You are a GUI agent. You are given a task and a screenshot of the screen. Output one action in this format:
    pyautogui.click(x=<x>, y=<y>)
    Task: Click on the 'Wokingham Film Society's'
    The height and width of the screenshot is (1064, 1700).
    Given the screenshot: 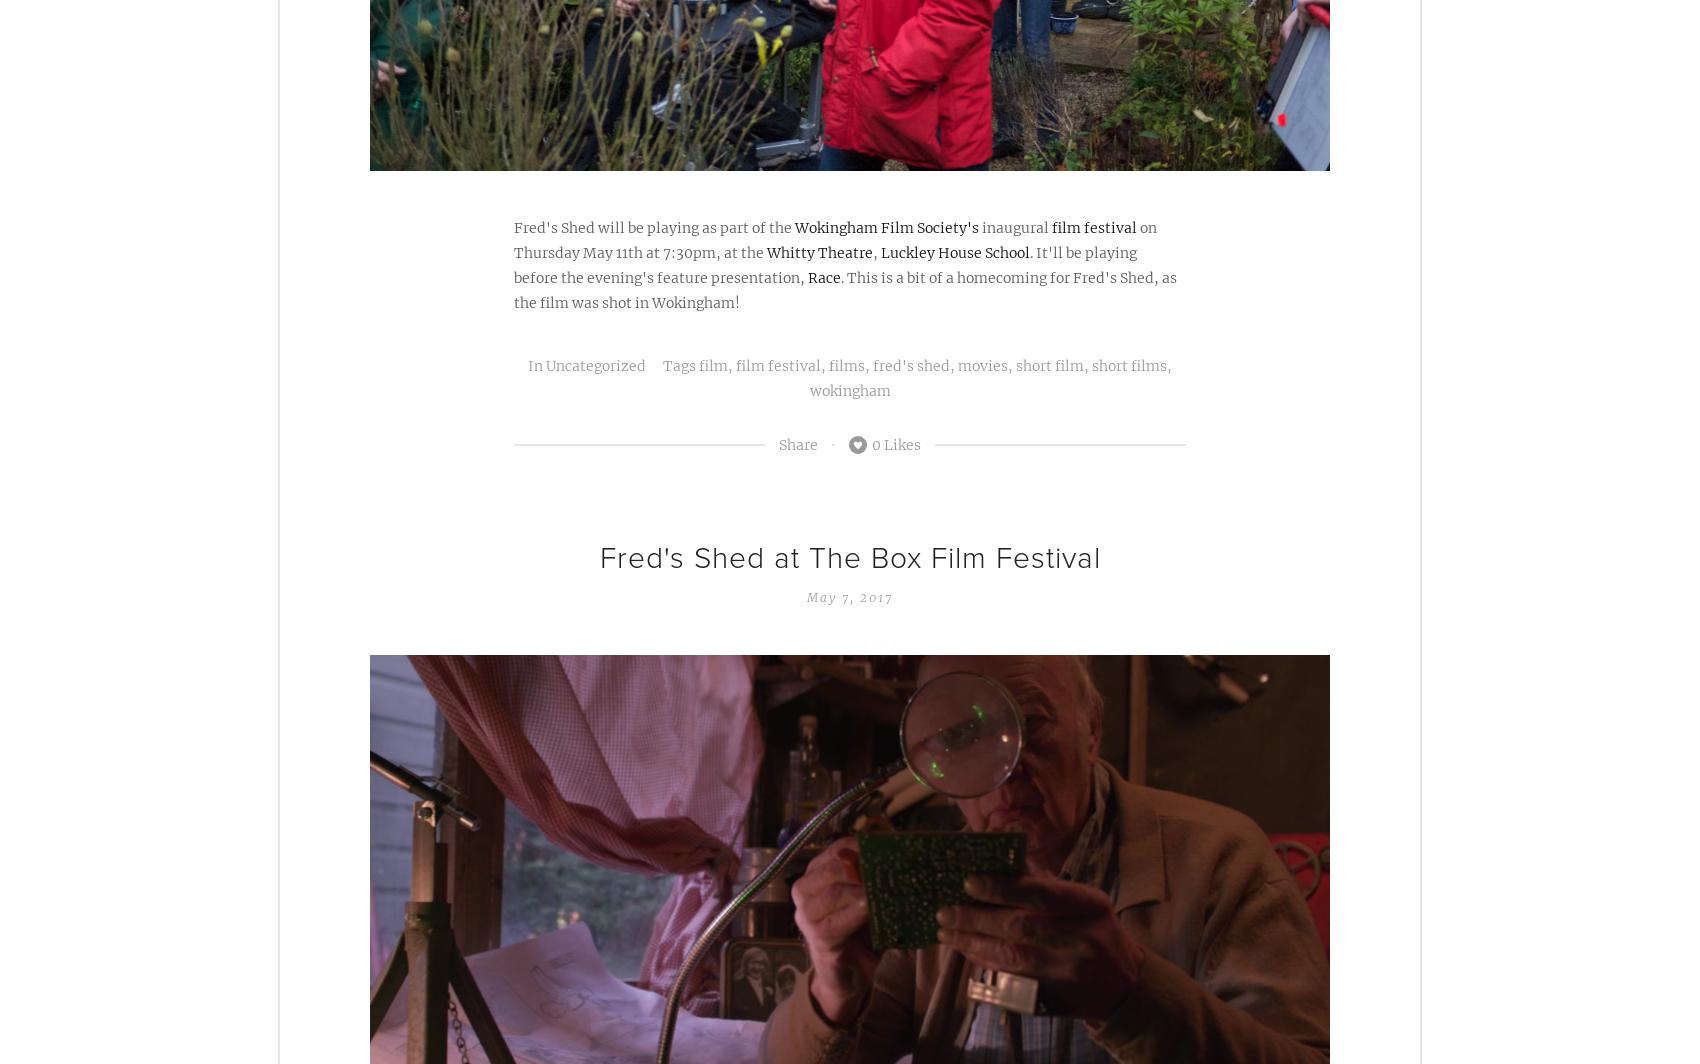 What is the action you would take?
    pyautogui.click(x=793, y=226)
    